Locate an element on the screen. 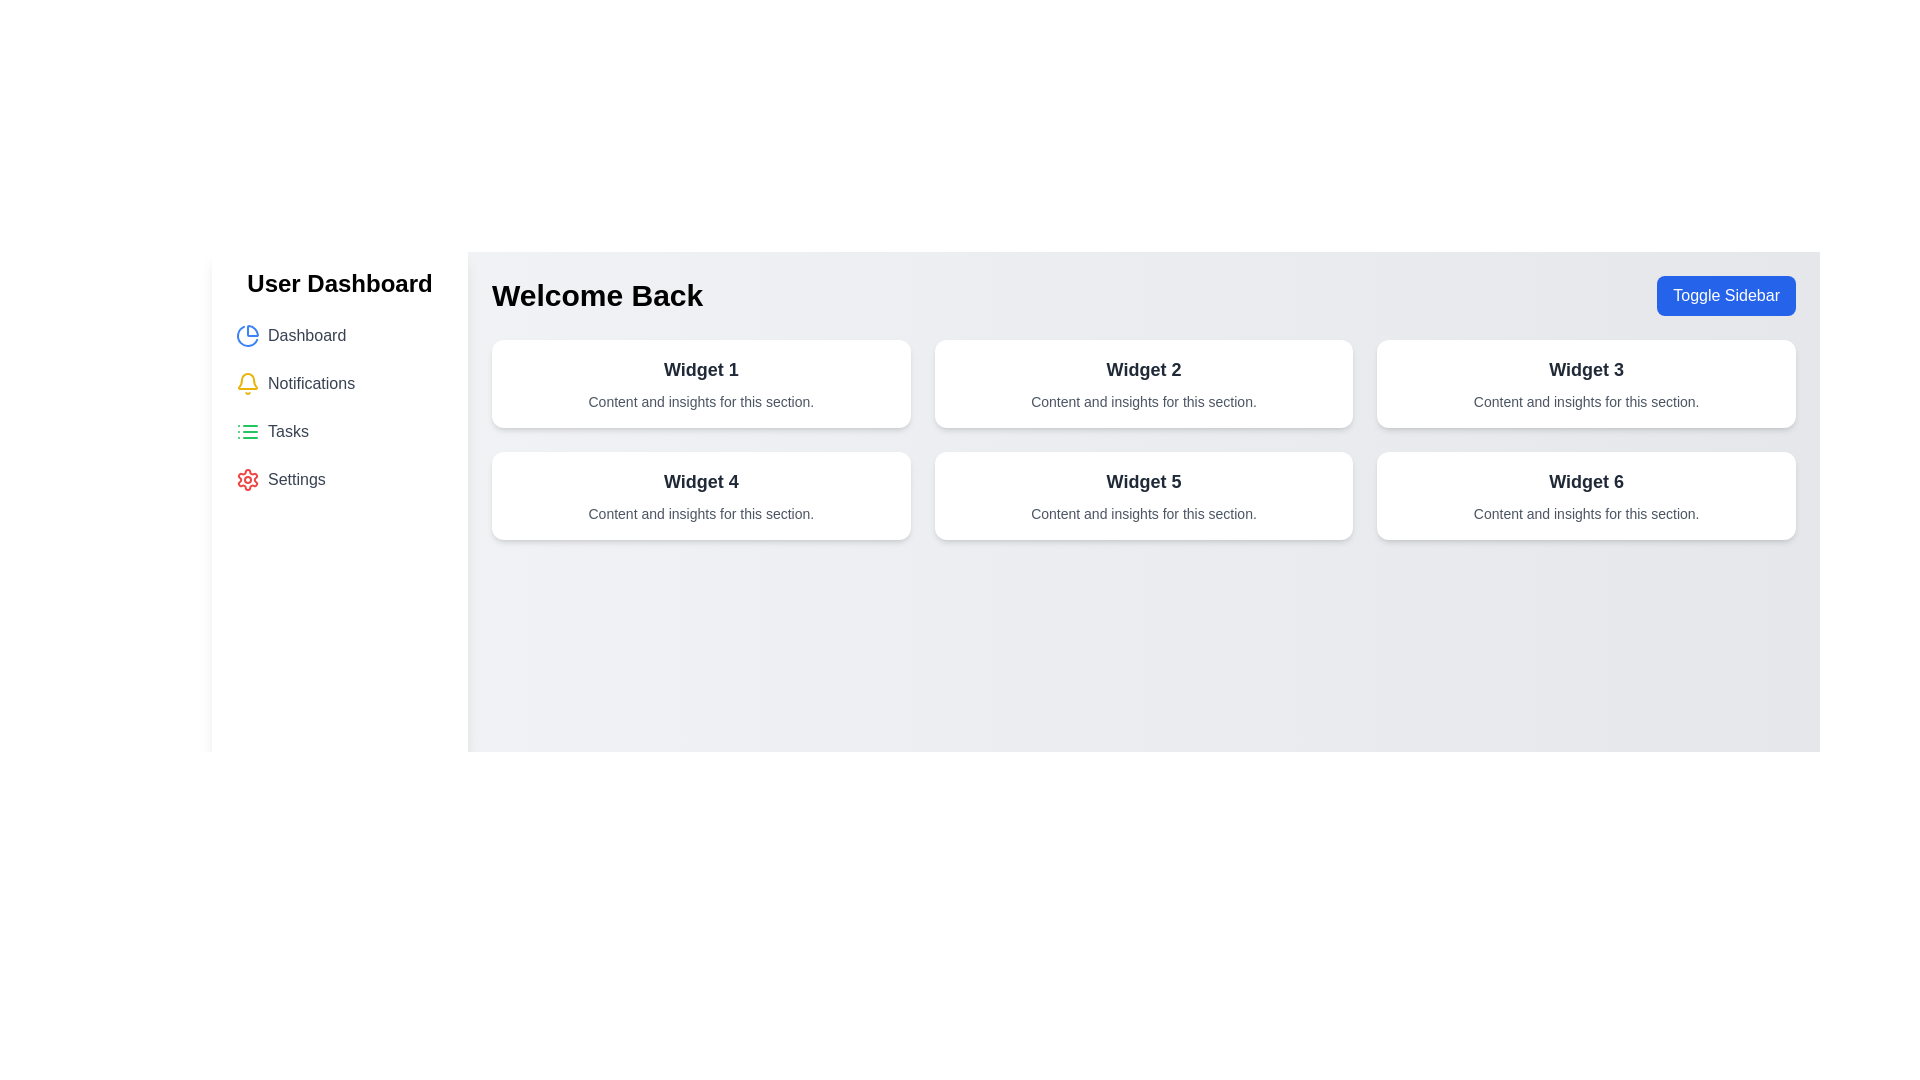 The image size is (1920, 1080). the cogwheel-shaped icon with a red fill, representing settings, located in the left sidebar under the 'Settings' menu option is located at coordinates (247, 479).